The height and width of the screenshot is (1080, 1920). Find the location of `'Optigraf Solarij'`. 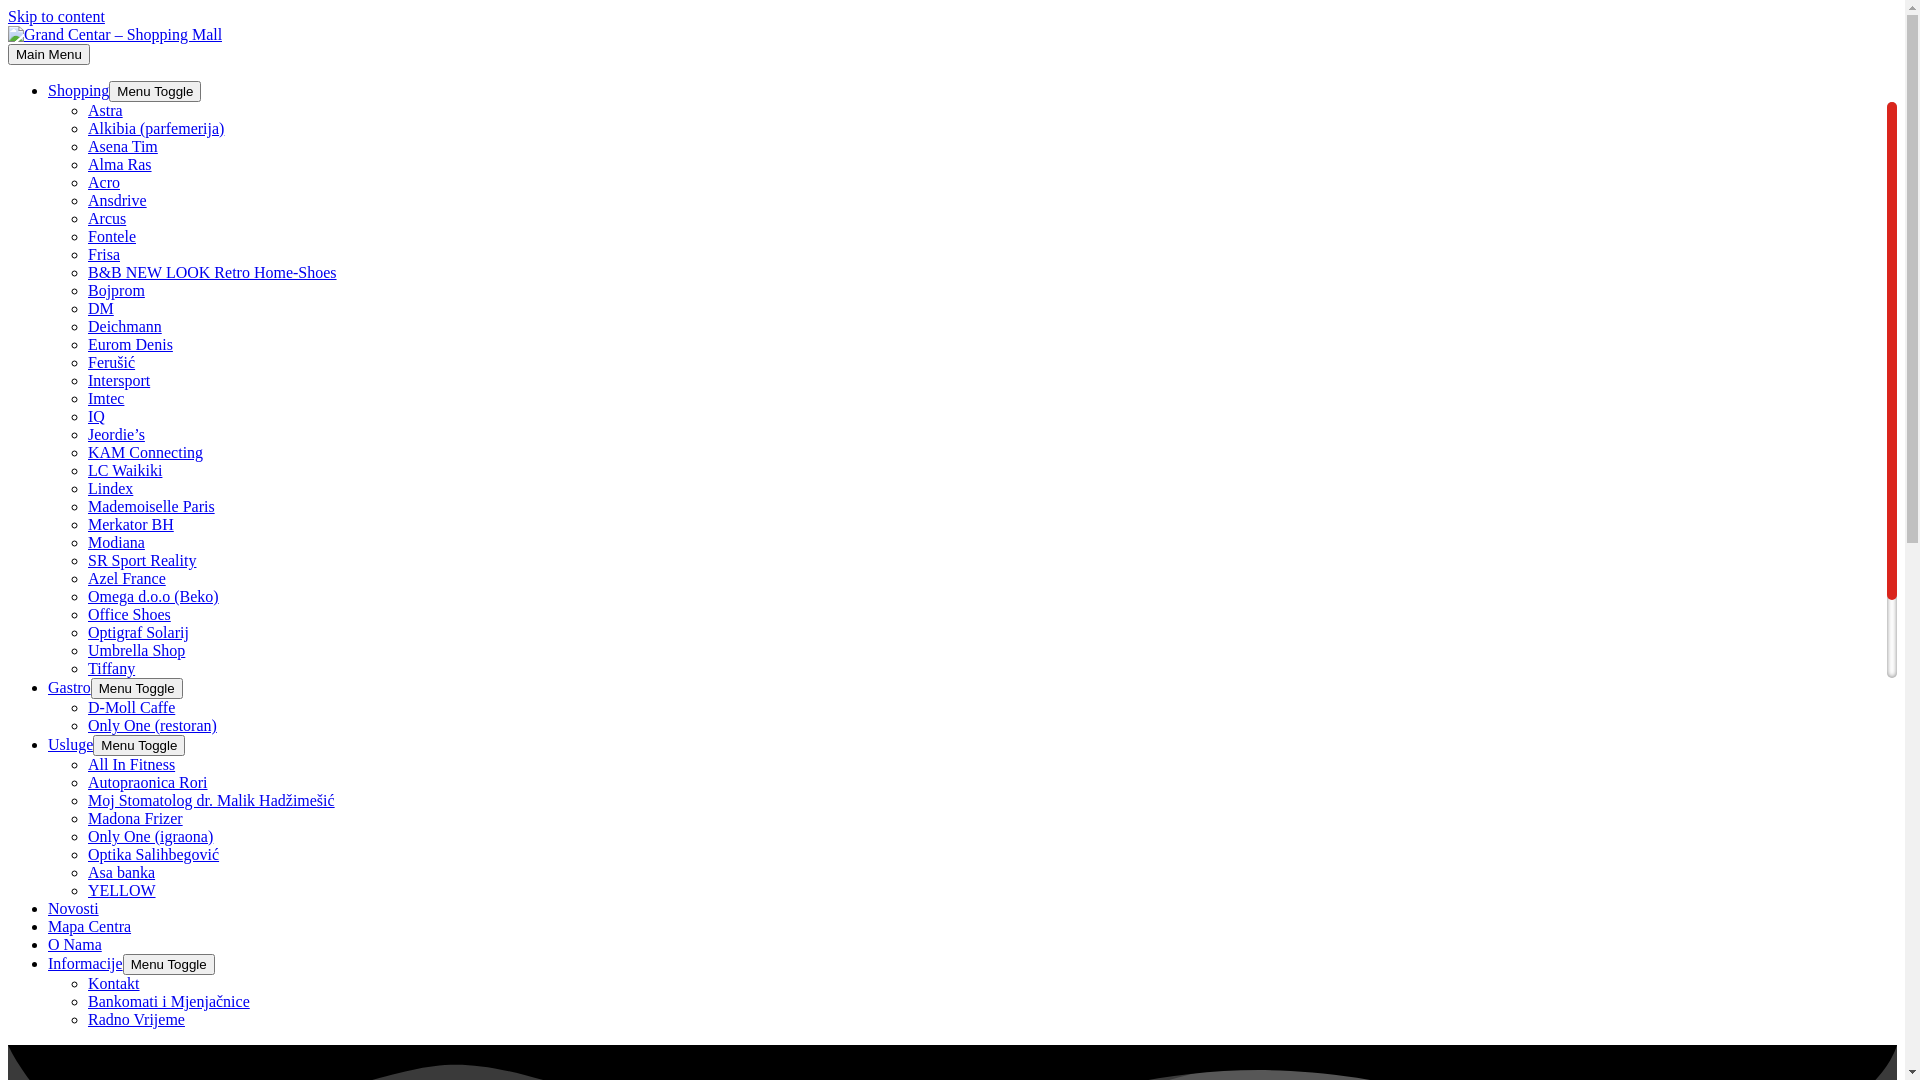

'Optigraf Solarij' is located at coordinates (137, 632).